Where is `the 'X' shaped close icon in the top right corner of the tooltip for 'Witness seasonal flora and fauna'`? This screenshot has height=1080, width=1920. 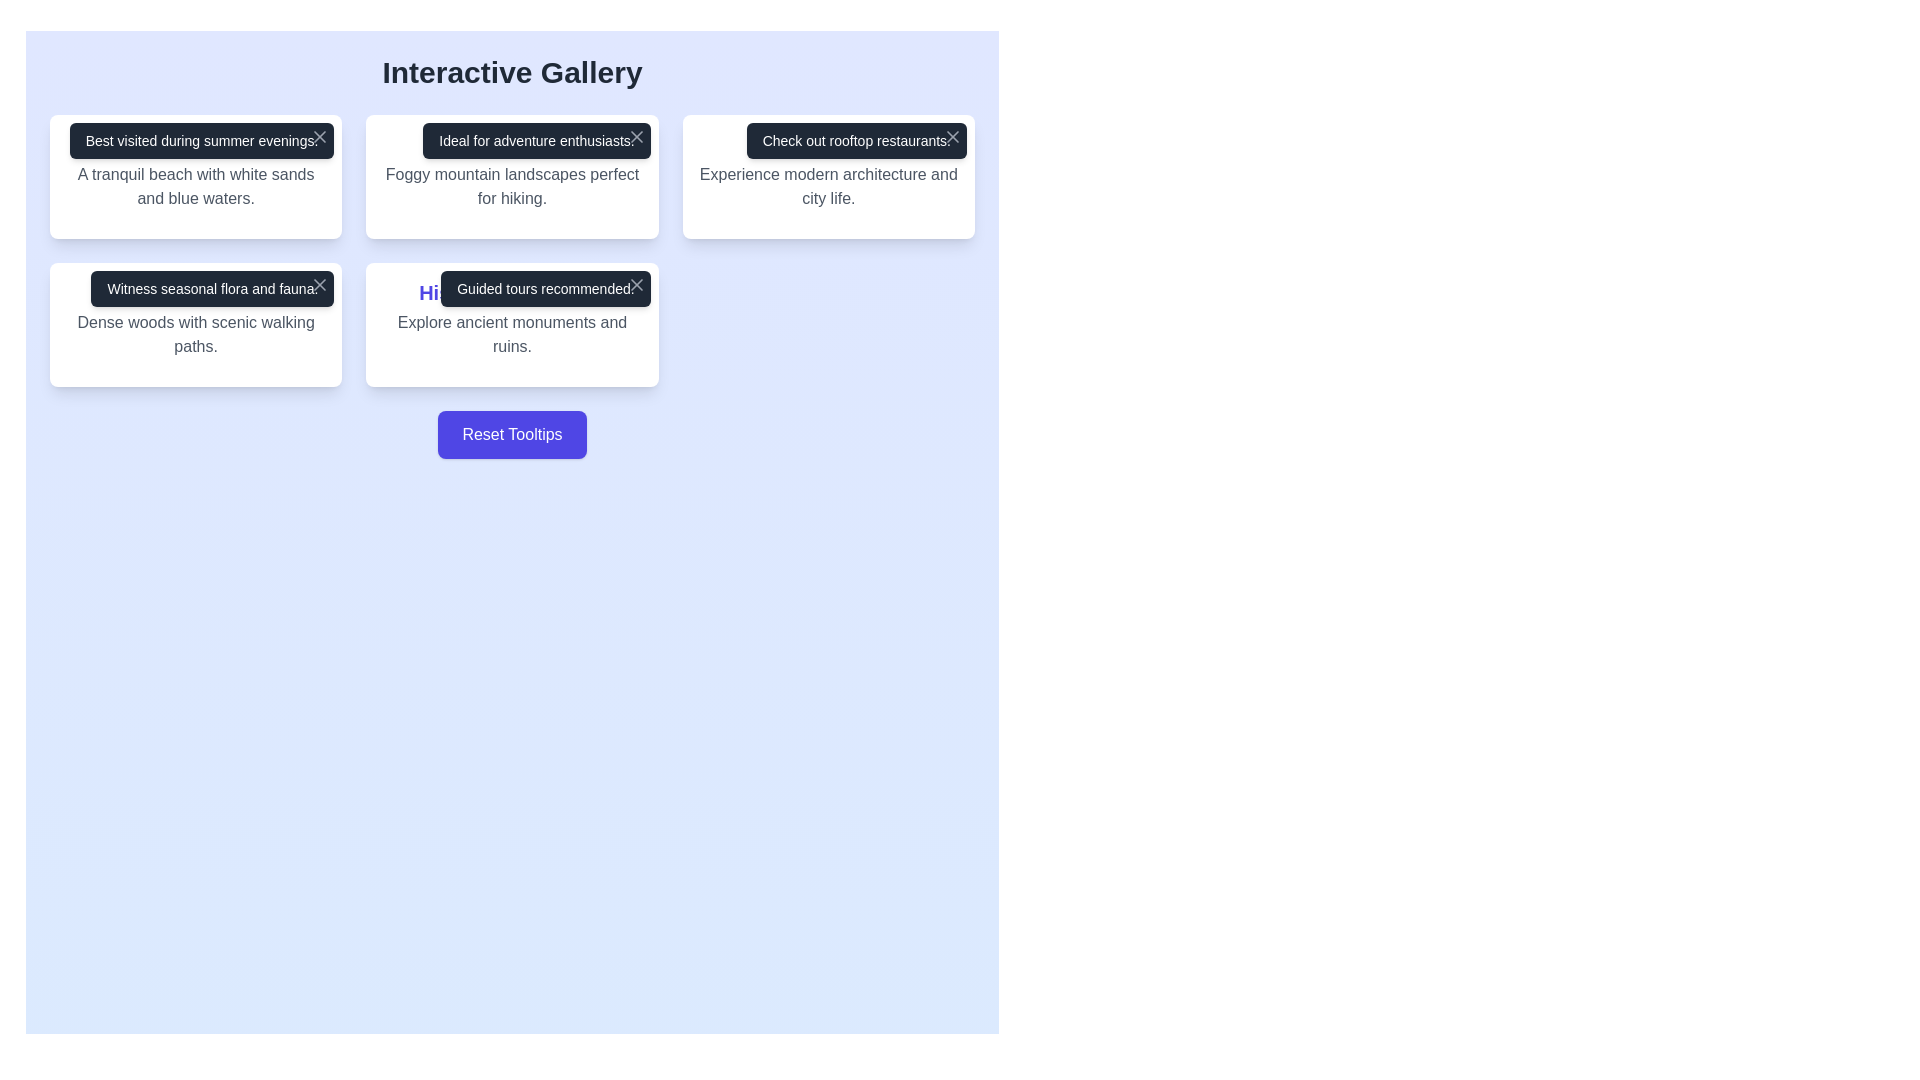
the 'X' shaped close icon in the top right corner of the tooltip for 'Witness seasonal flora and fauna' is located at coordinates (320, 285).